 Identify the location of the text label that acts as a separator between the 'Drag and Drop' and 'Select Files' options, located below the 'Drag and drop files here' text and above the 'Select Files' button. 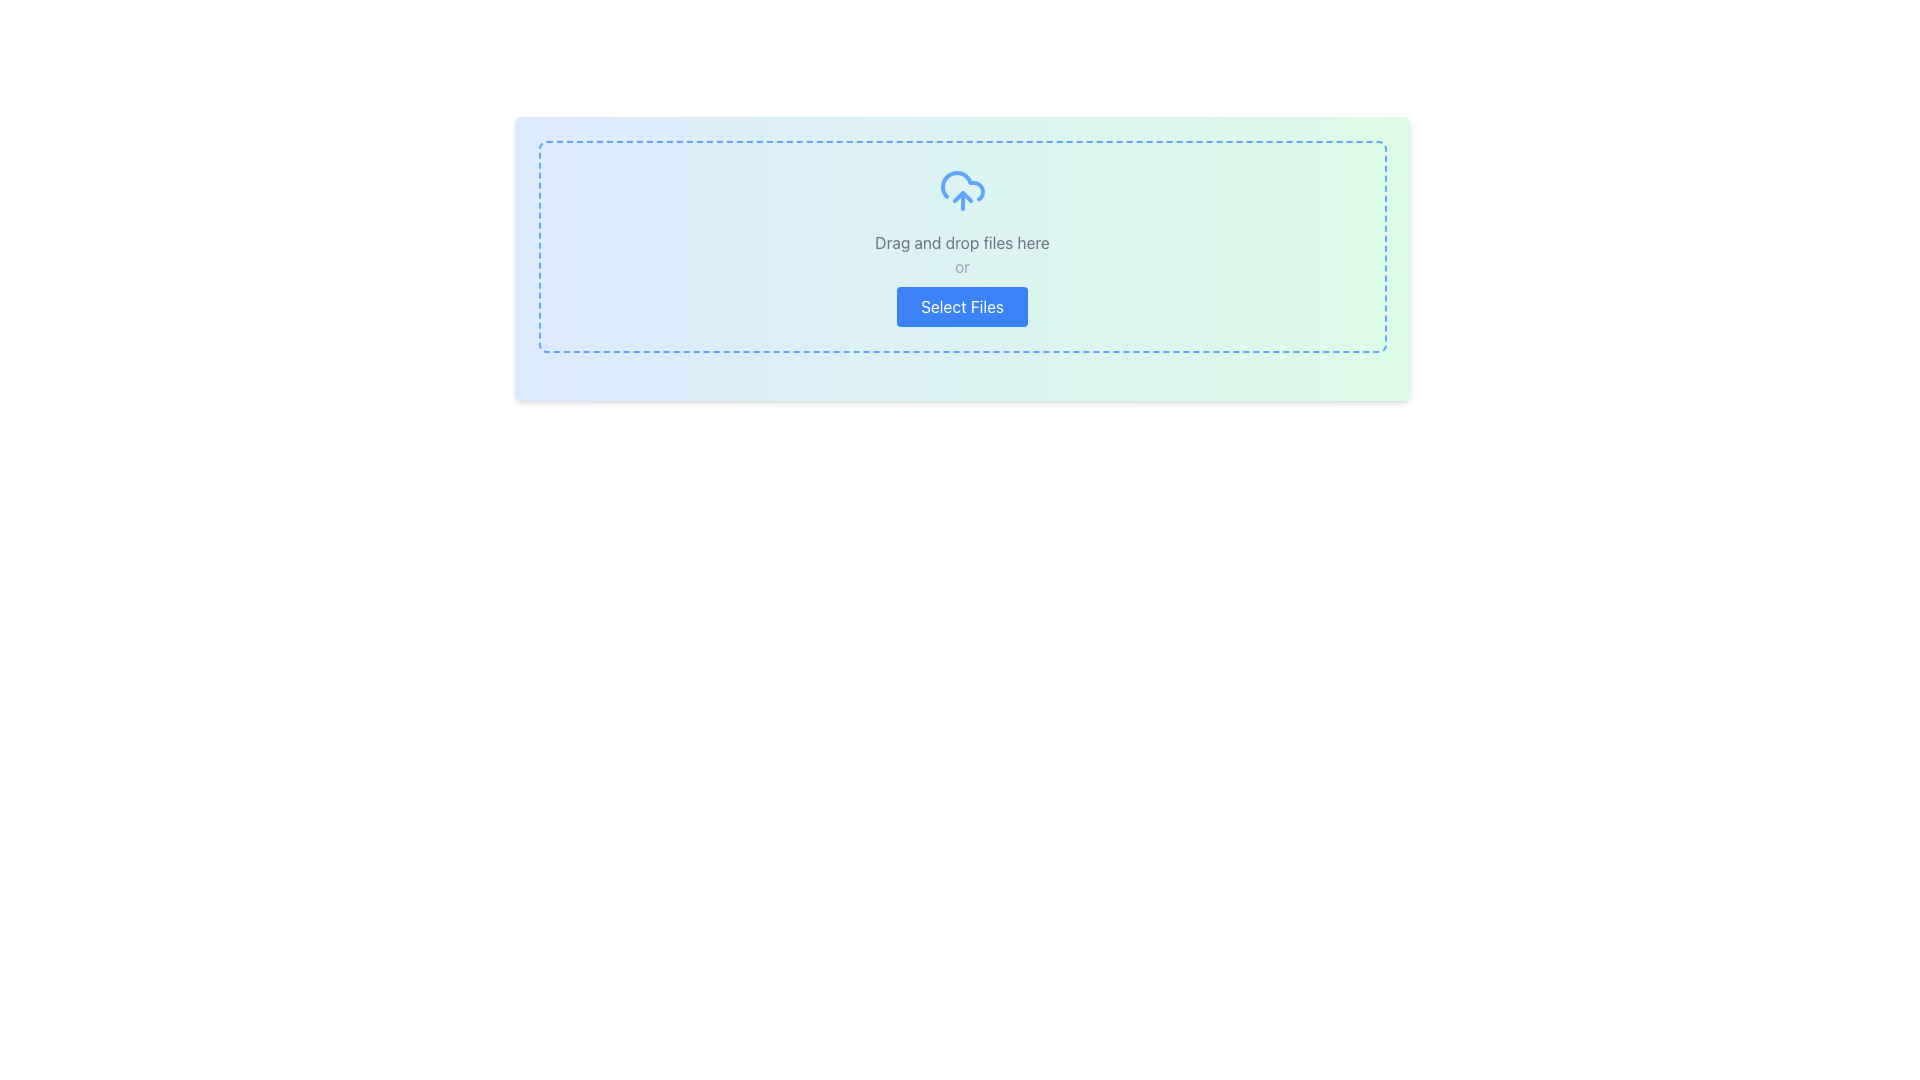
(962, 265).